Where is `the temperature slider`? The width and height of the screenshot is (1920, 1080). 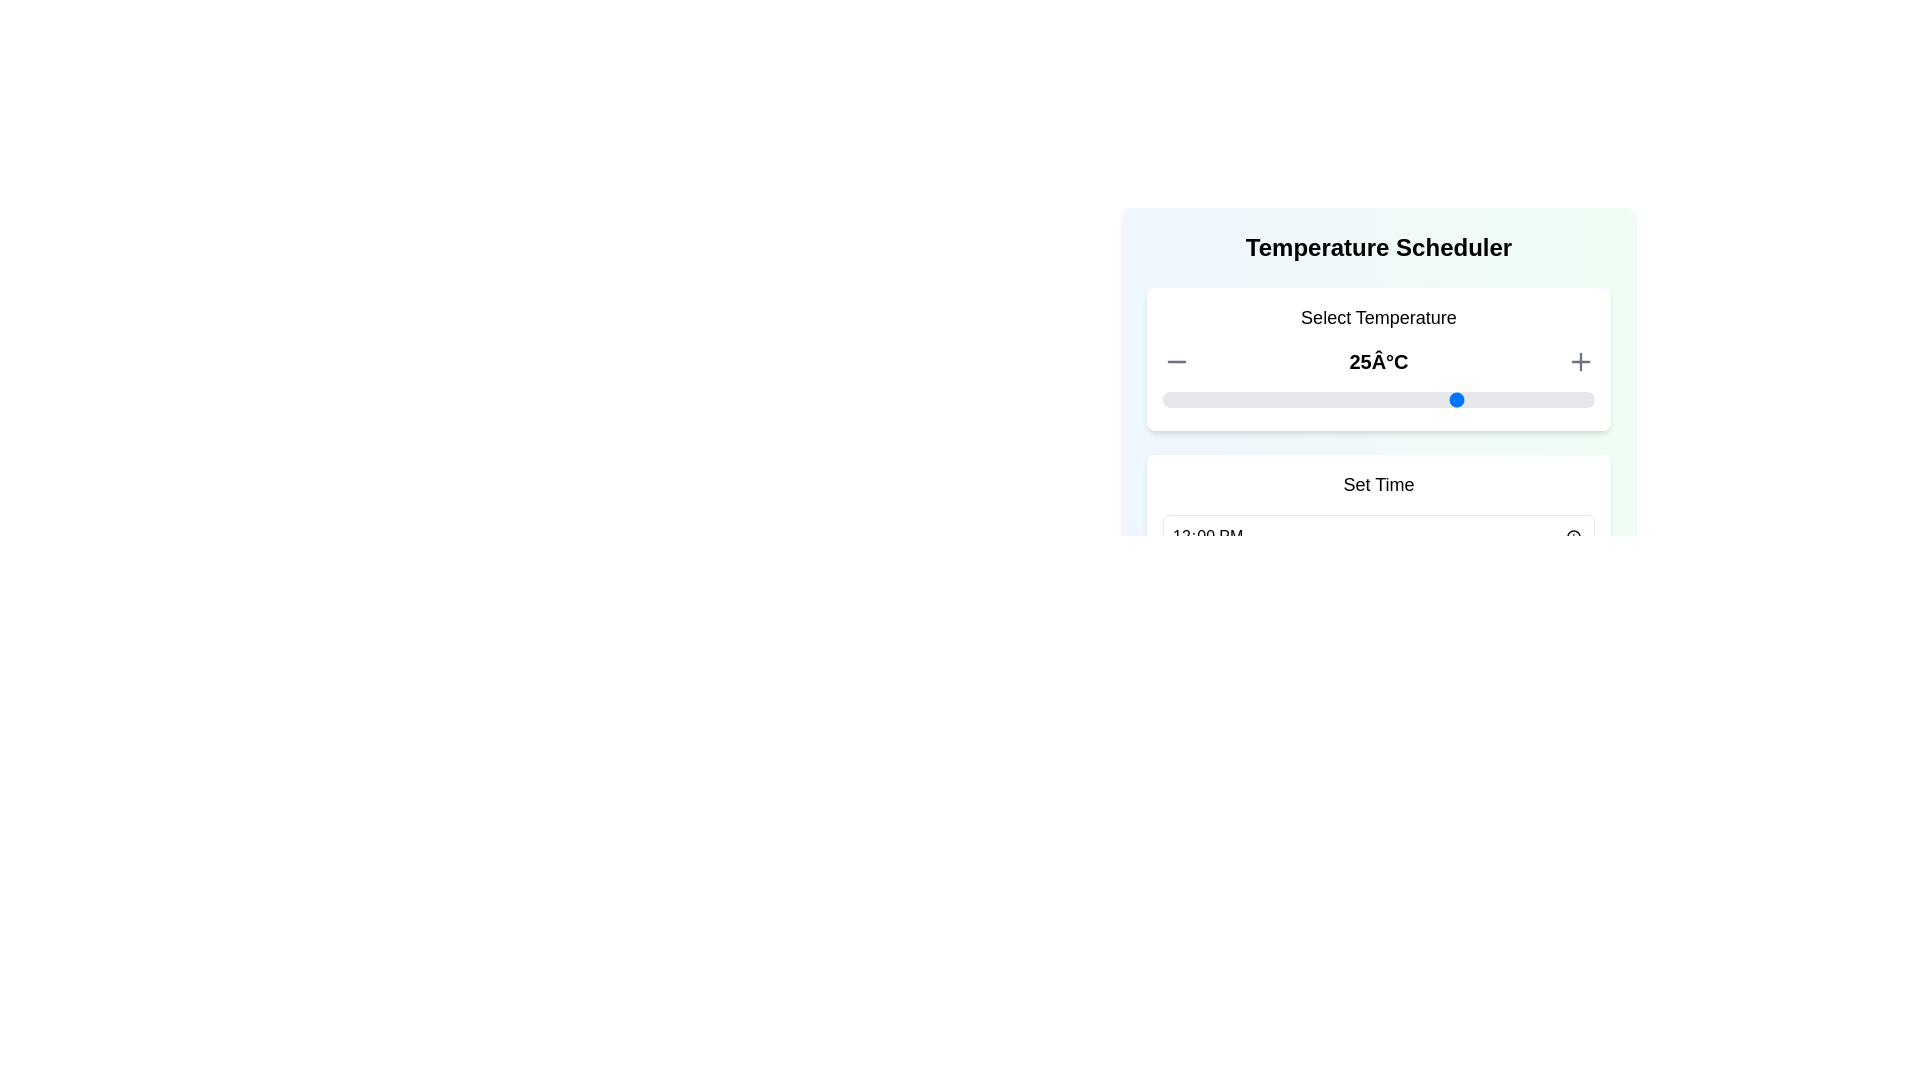 the temperature slider is located at coordinates (1550, 400).